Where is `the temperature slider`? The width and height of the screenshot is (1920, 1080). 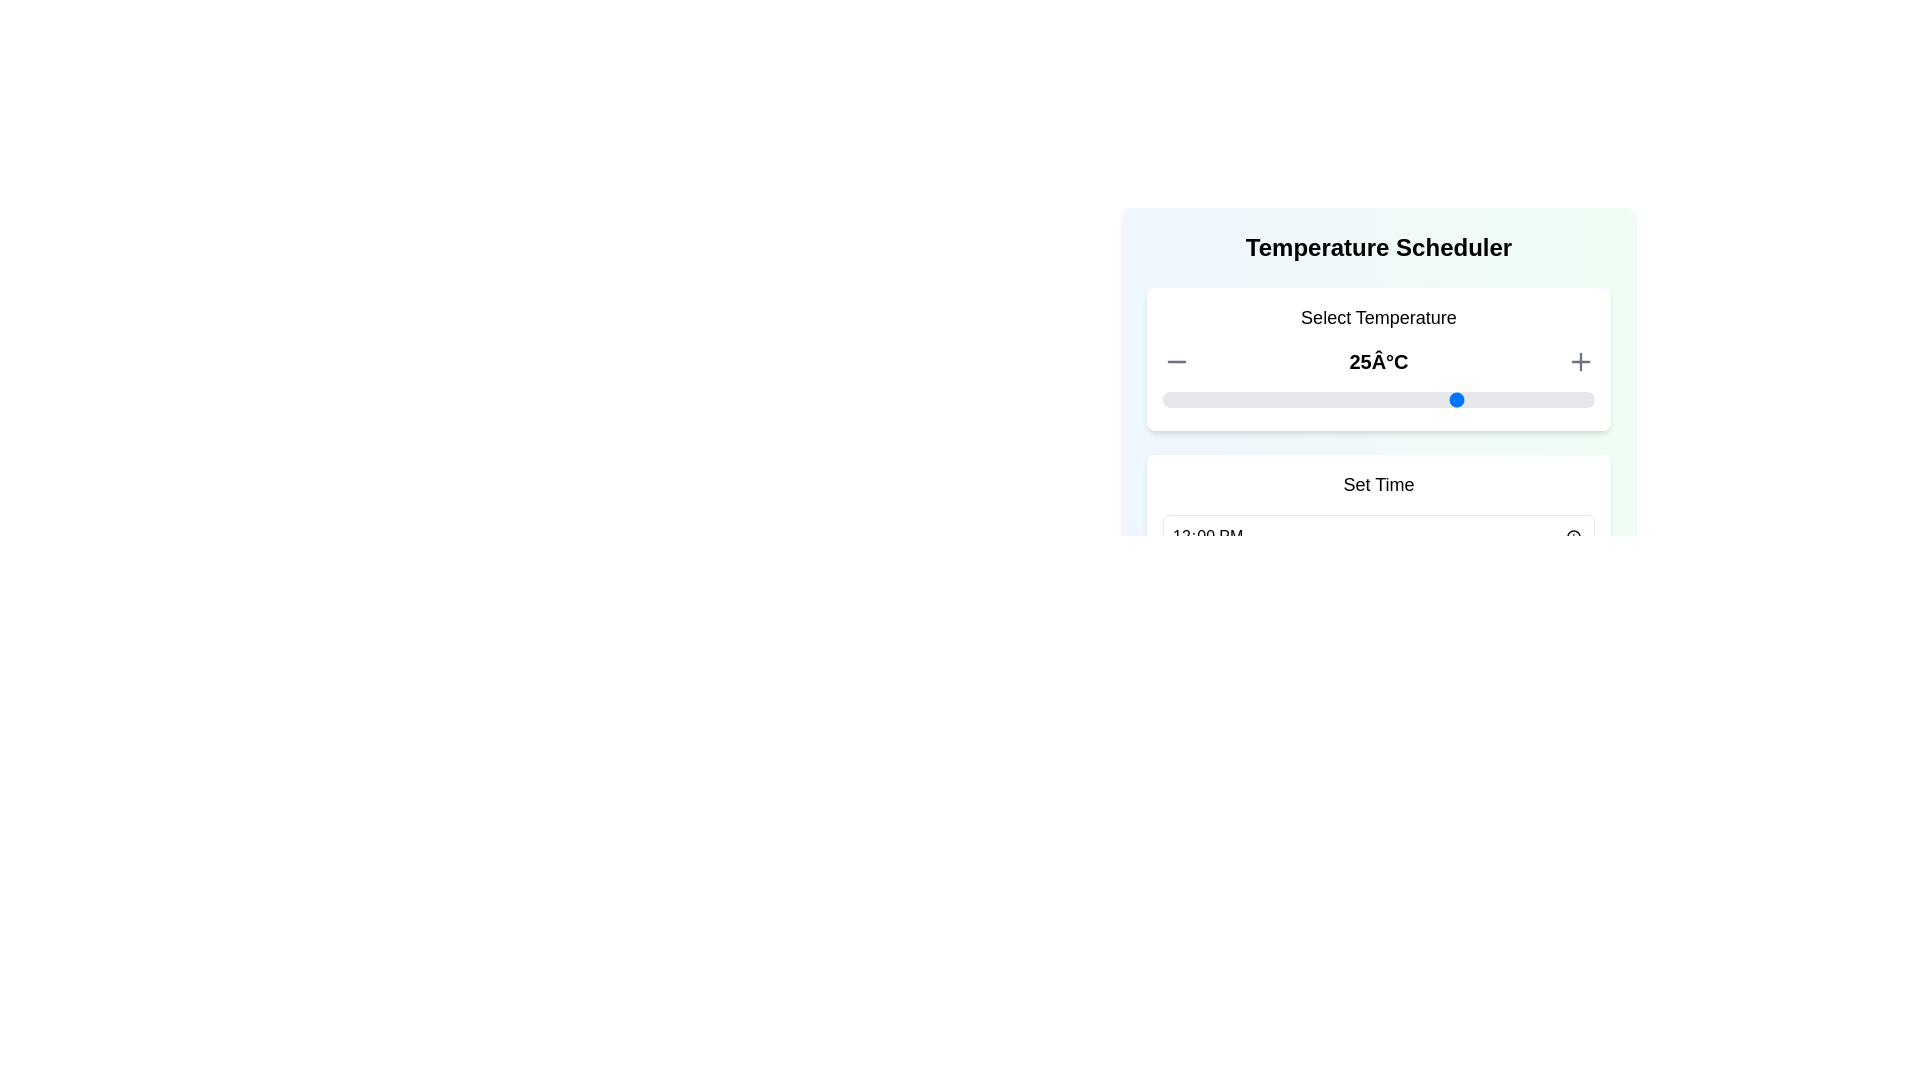 the temperature slider is located at coordinates (1550, 400).